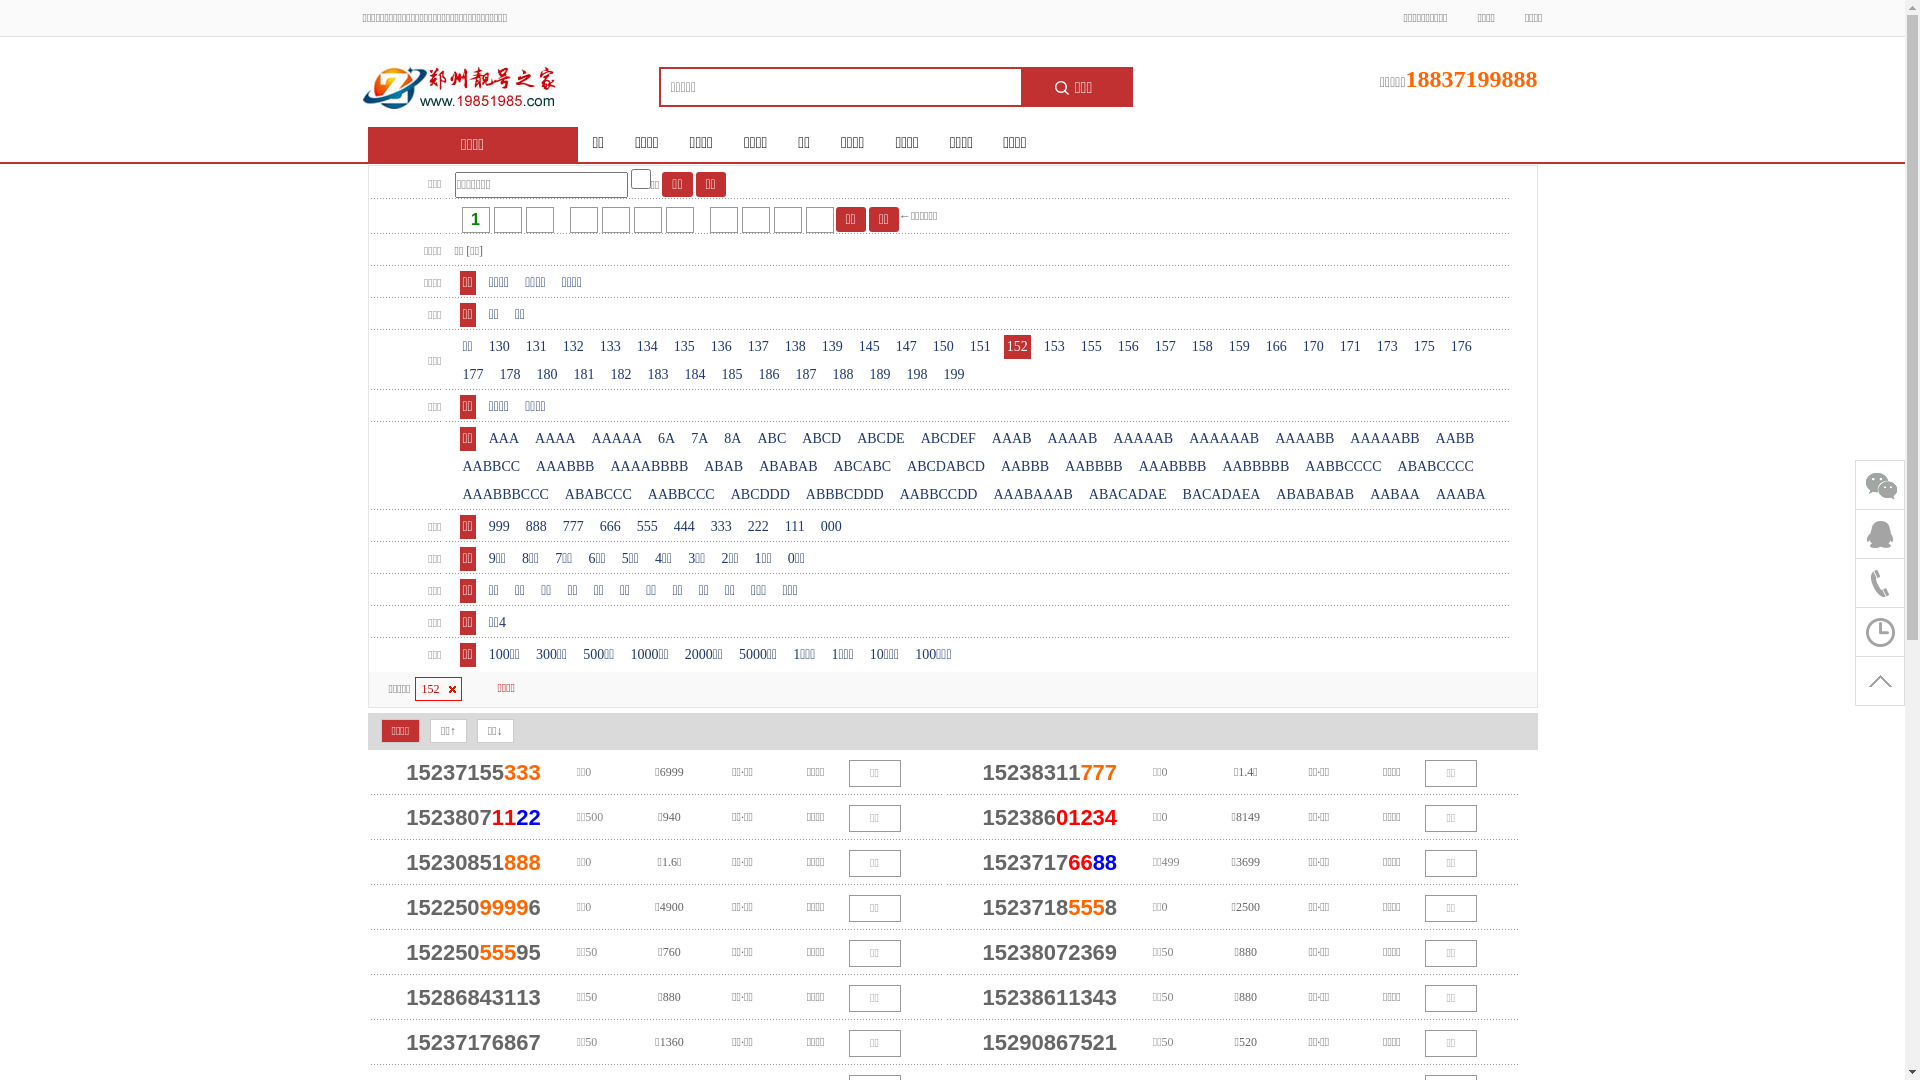 The image size is (1920, 1080). What do you see at coordinates (1313, 346) in the screenshot?
I see `'170'` at bounding box center [1313, 346].